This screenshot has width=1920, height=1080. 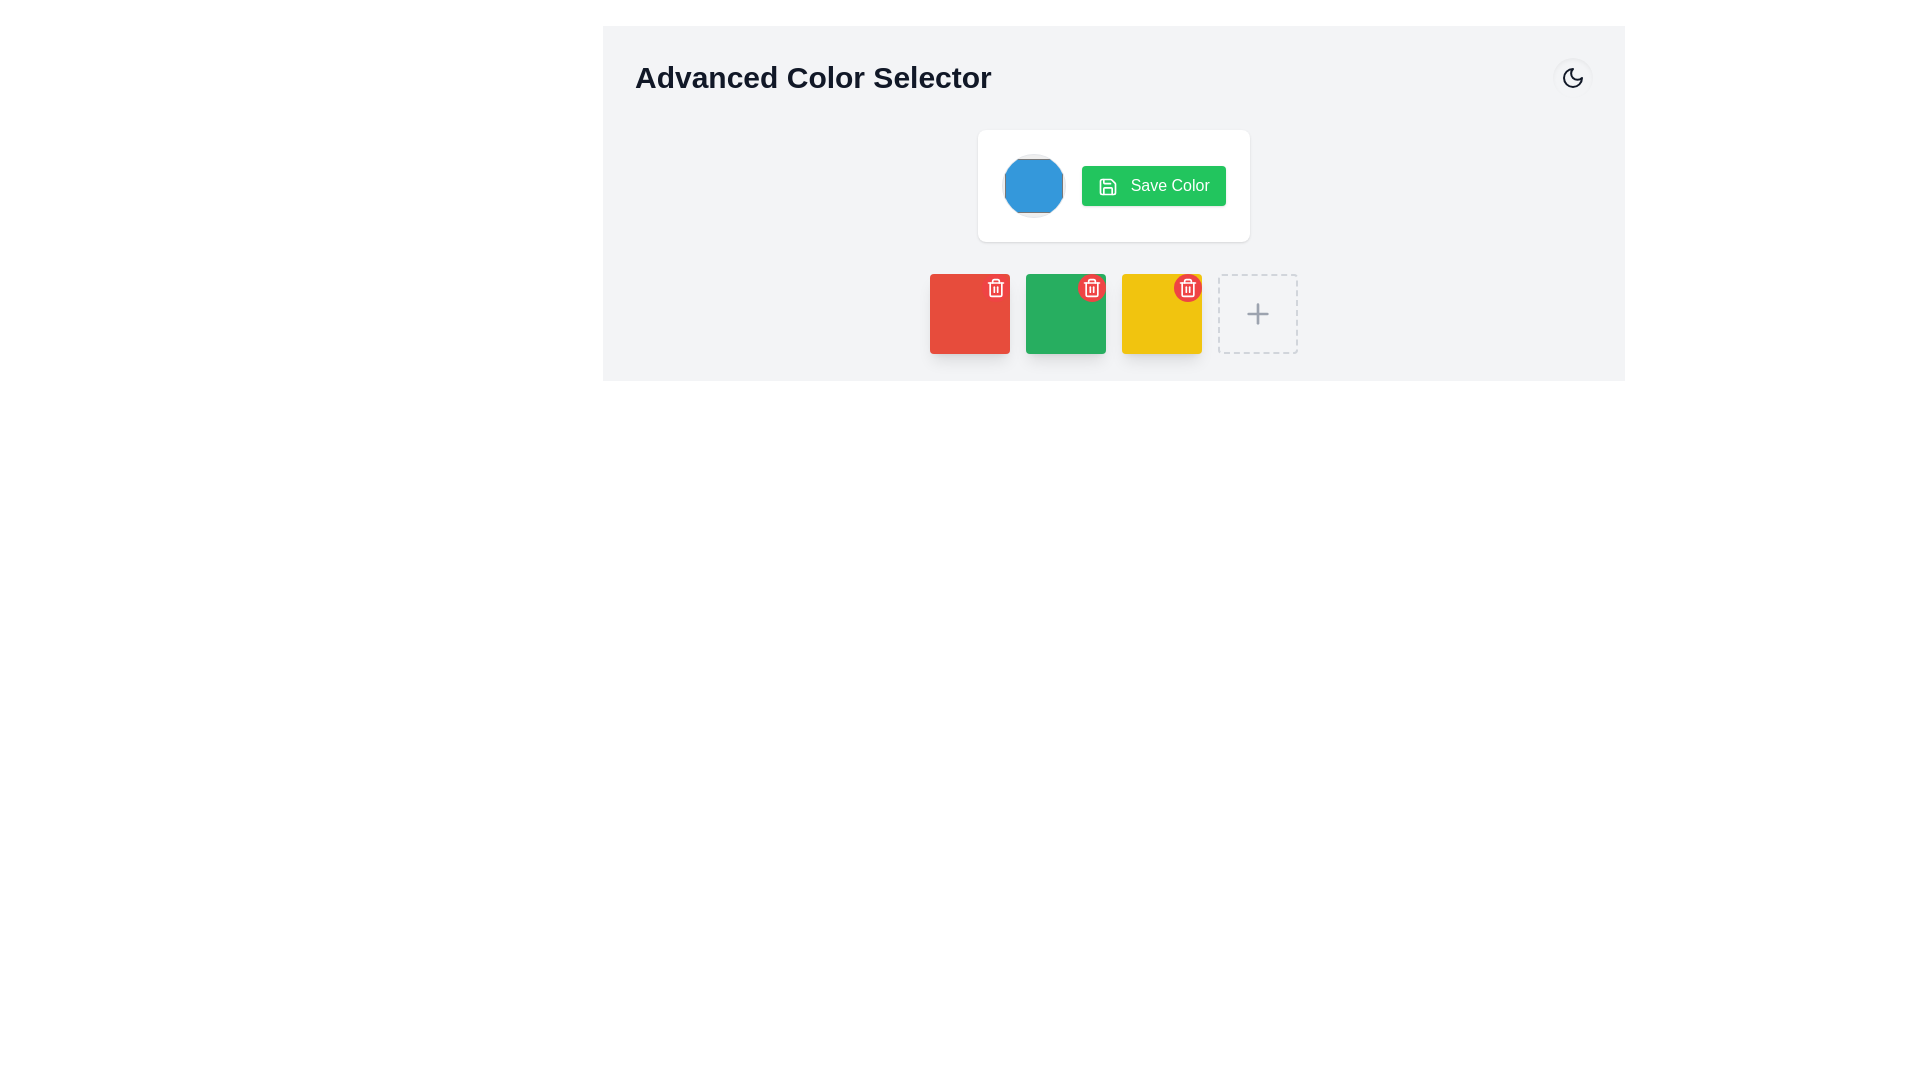 I want to click on the 'plus' icon button, which is used to add or create a new item or feature within the color selection context, so click(x=1256, y=313).